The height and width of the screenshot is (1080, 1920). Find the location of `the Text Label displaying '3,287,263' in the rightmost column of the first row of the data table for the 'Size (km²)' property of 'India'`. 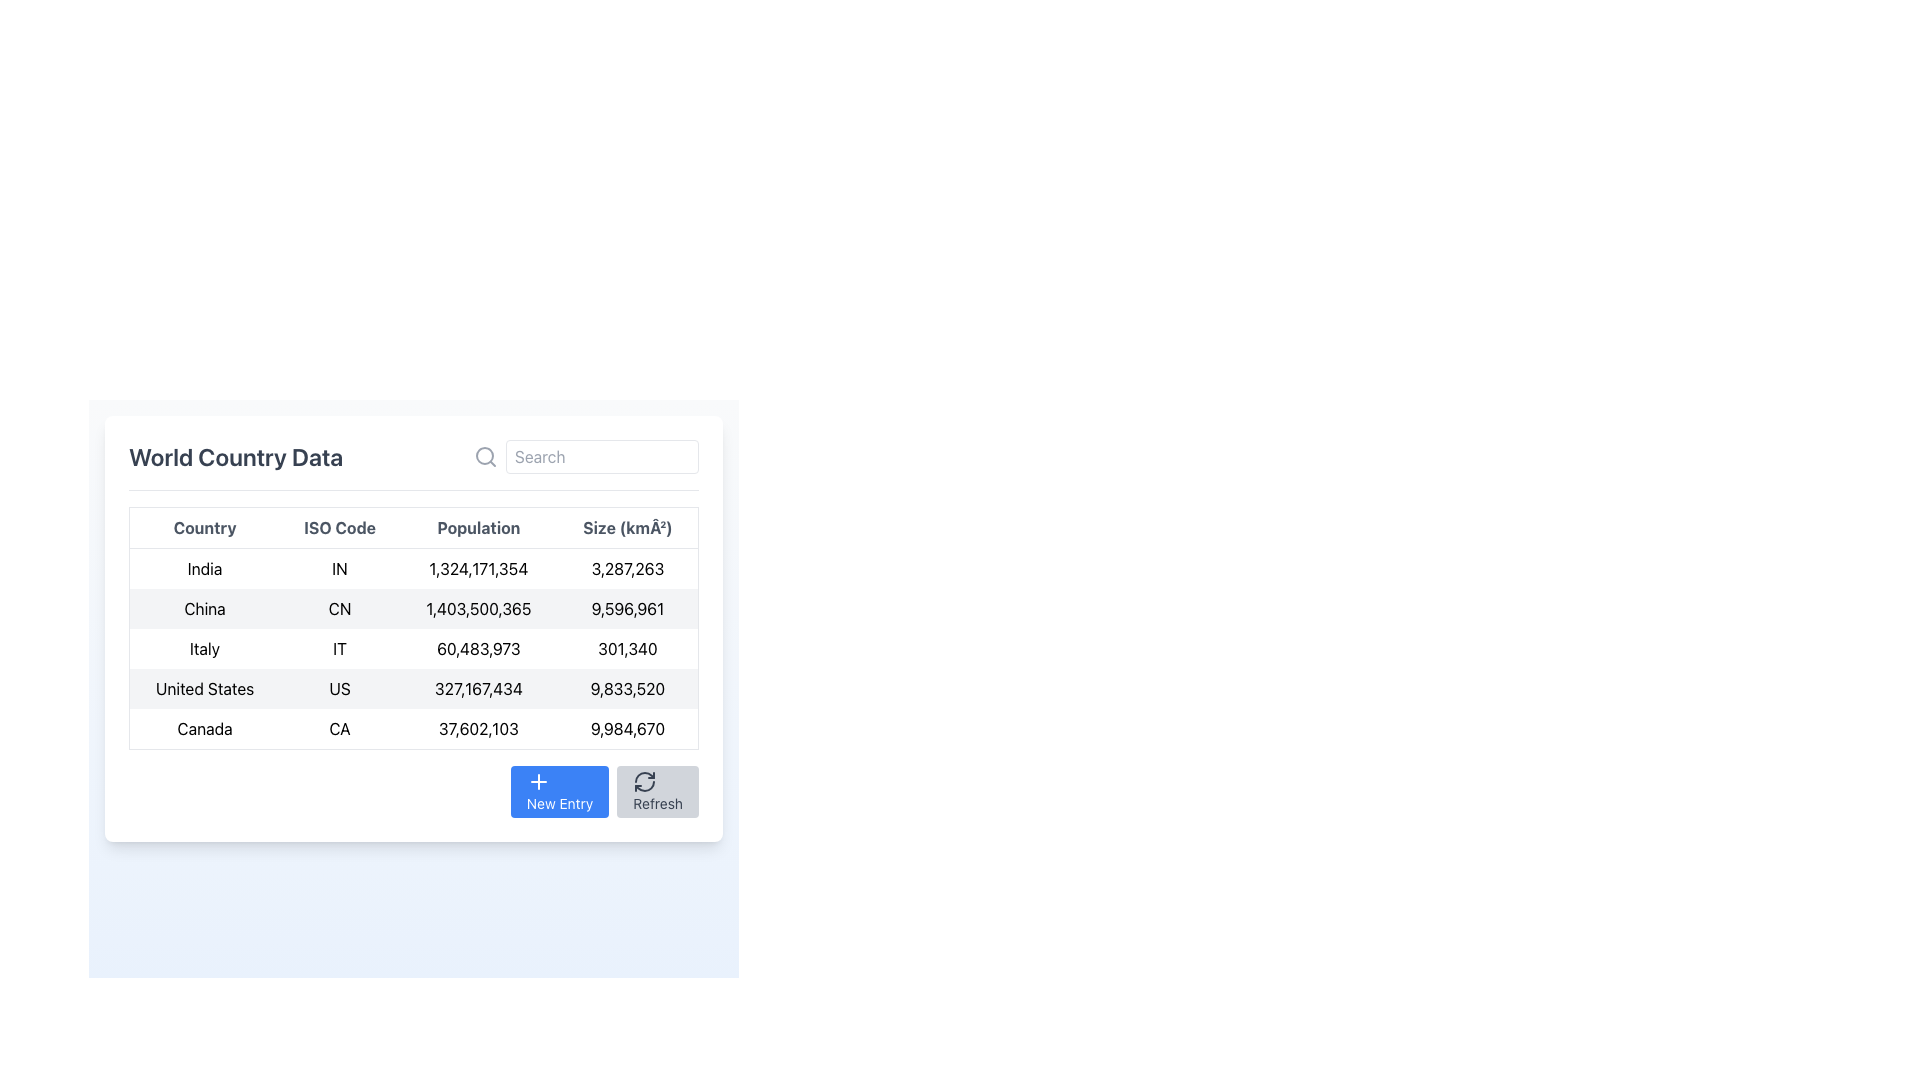

the Text Label displaying '3,287,263' in the rightmost column of the first row of the data table for the 'Size (km²)' property of 'India' is located at coordinates (627, 568).